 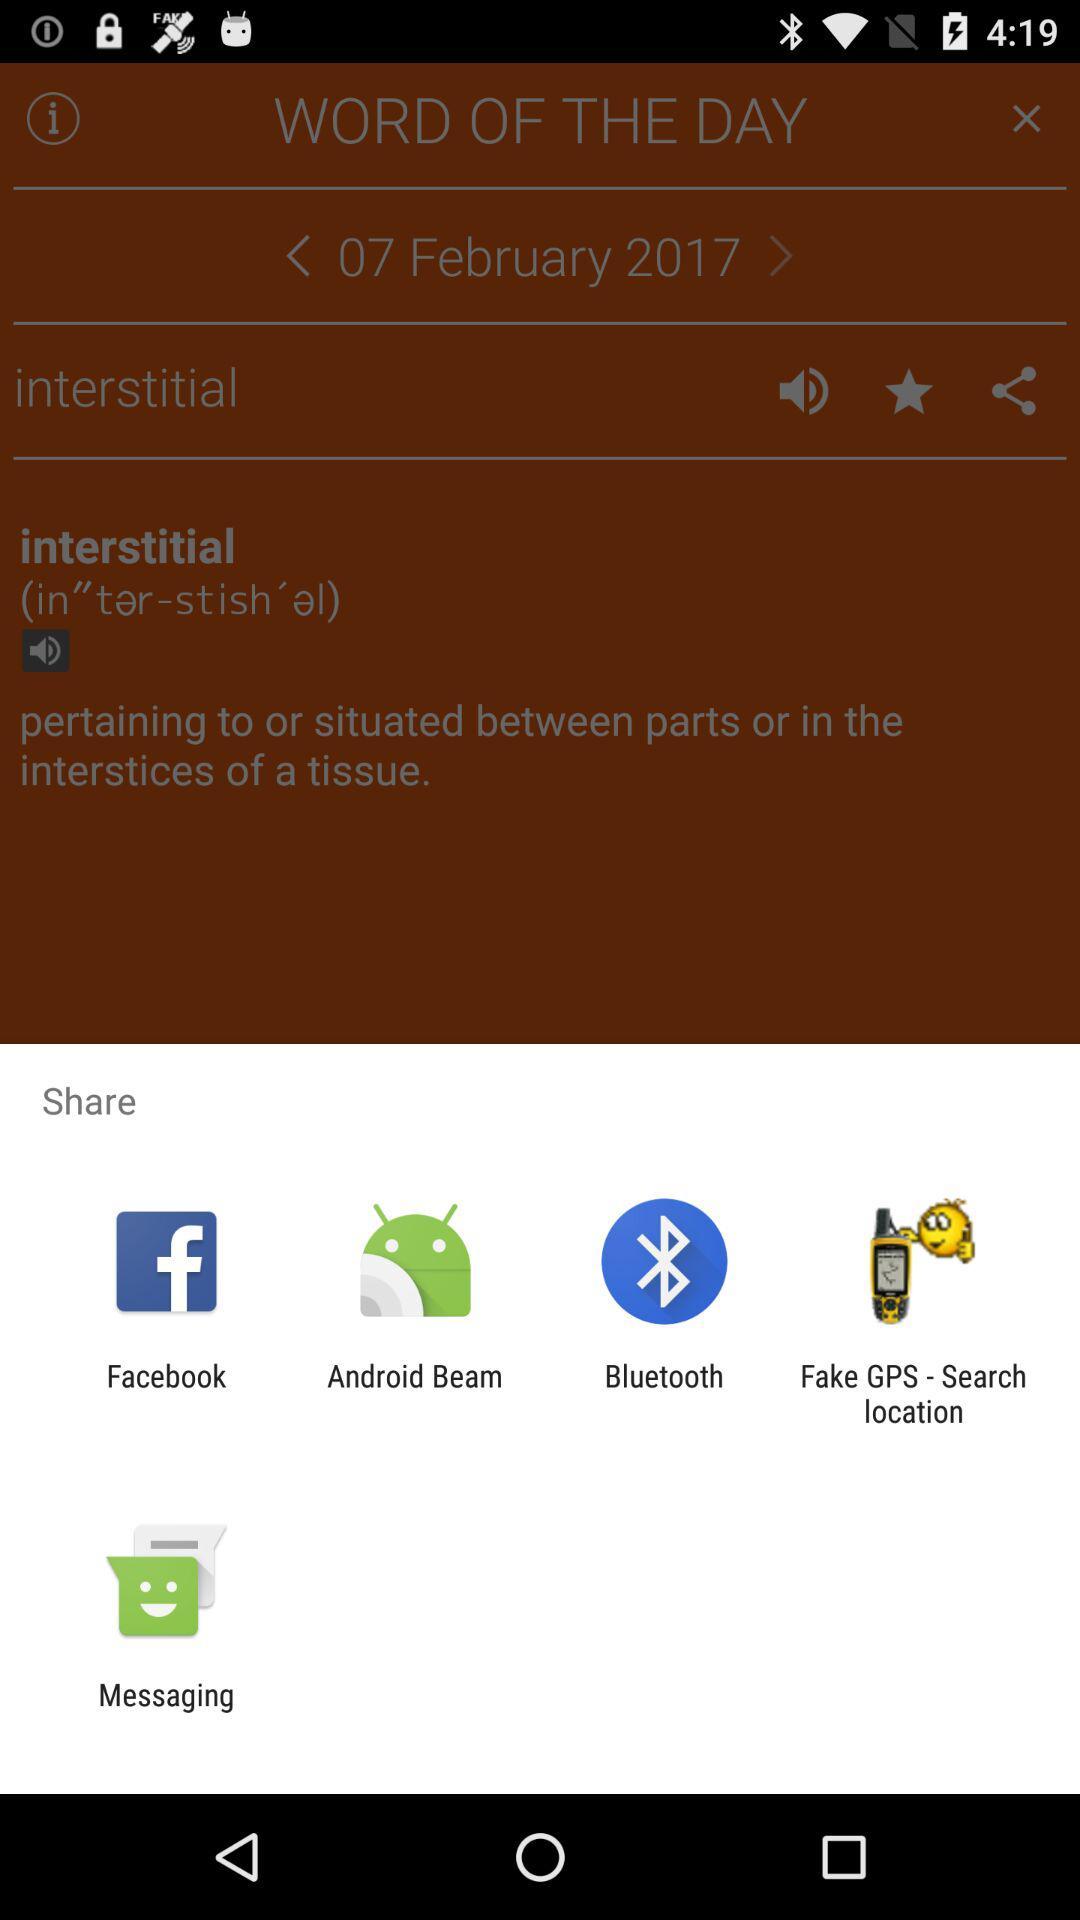 What do you see at coordinates (414, 1392) in the screenshot?
I see `android beam item` at bounding box center [414, 1392].